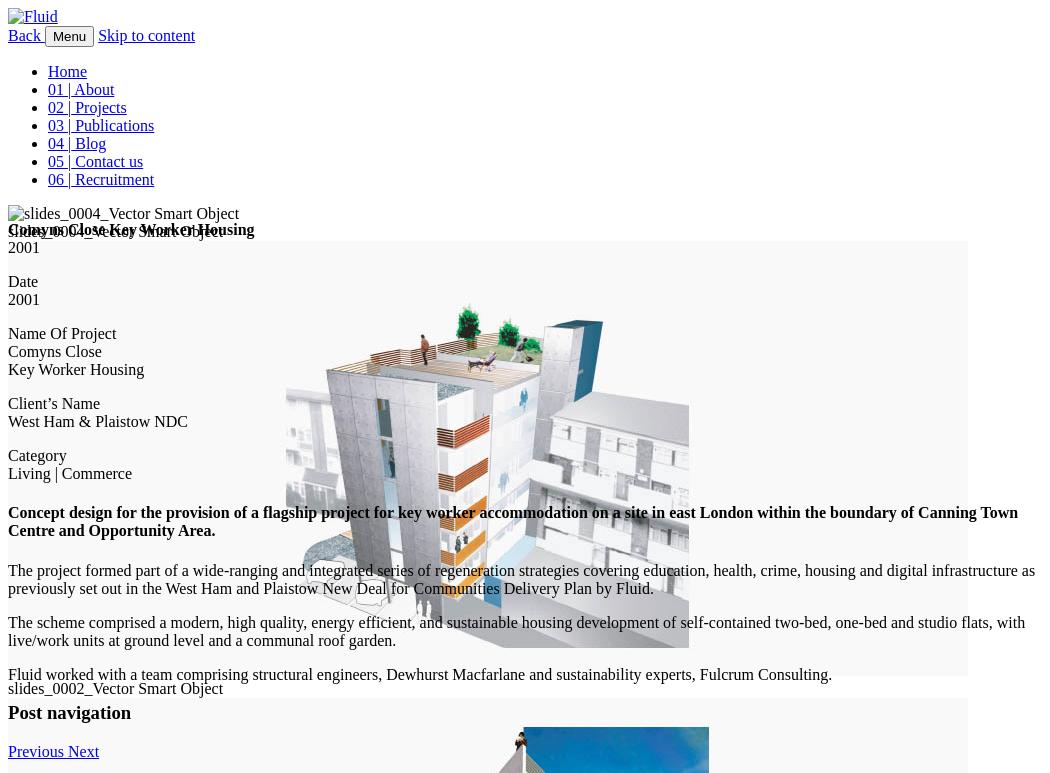 The height and width of the screenshot is (773, 1050). I want to click on 'Category', so click(36, 455).